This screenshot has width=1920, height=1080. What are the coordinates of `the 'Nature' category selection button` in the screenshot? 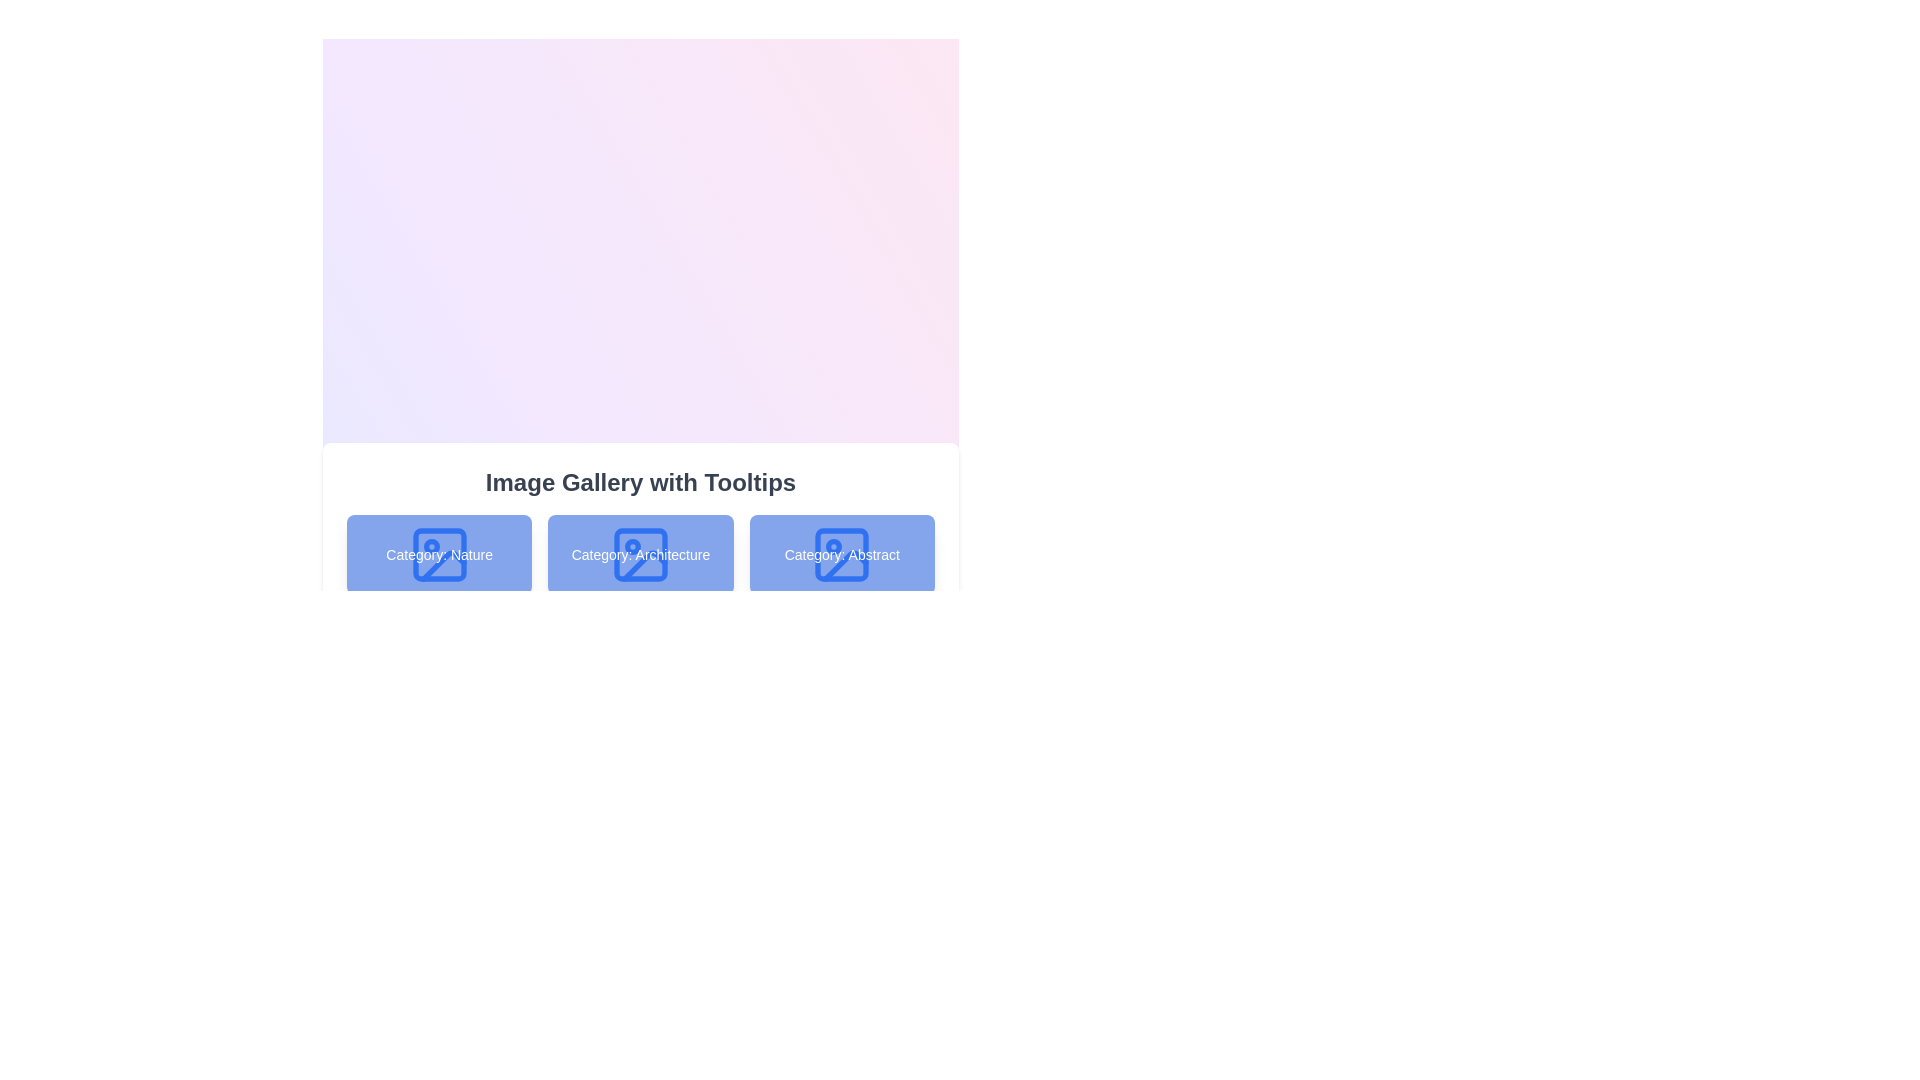 It's located at (438, 555).